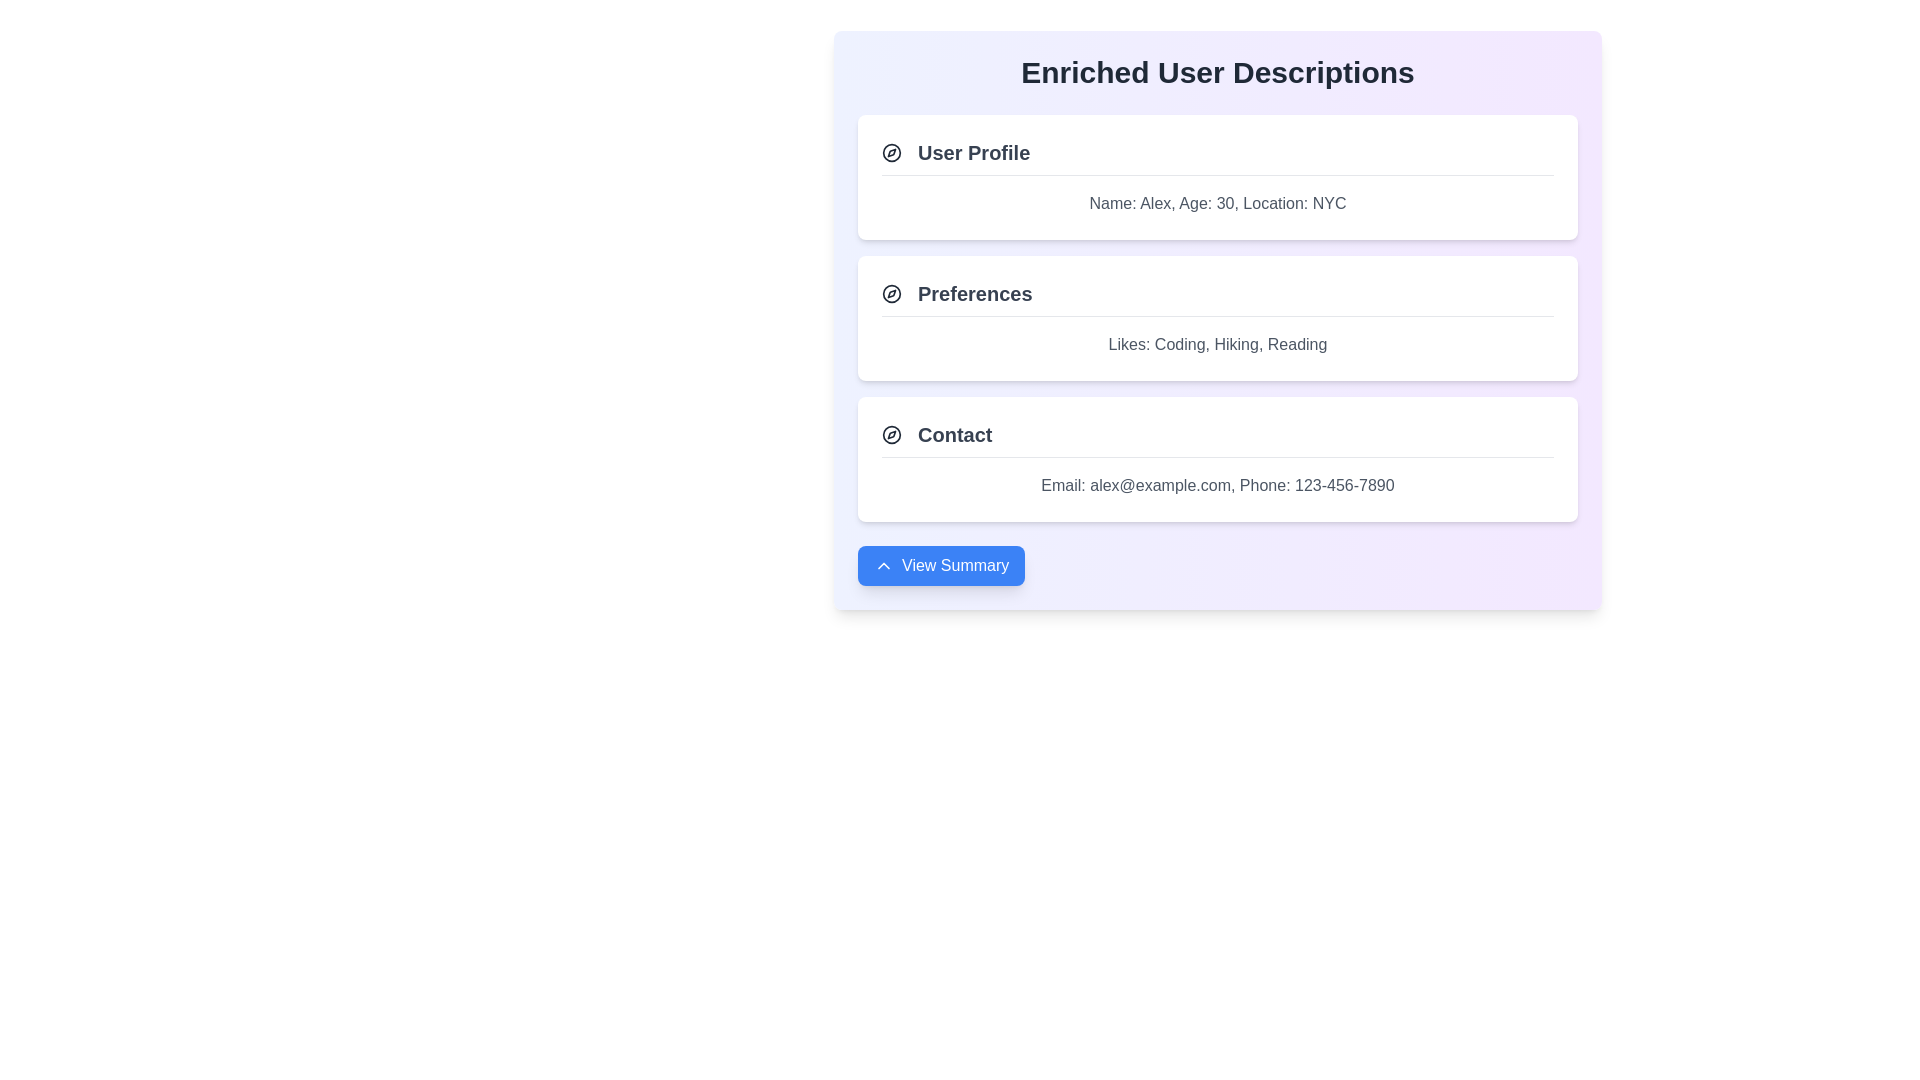 This screenshot has width=1920, height=1080. I want to click on the compass icon located in the 'Contact' section, positioned to the left of the section title 'Contact', so click(891, 434).